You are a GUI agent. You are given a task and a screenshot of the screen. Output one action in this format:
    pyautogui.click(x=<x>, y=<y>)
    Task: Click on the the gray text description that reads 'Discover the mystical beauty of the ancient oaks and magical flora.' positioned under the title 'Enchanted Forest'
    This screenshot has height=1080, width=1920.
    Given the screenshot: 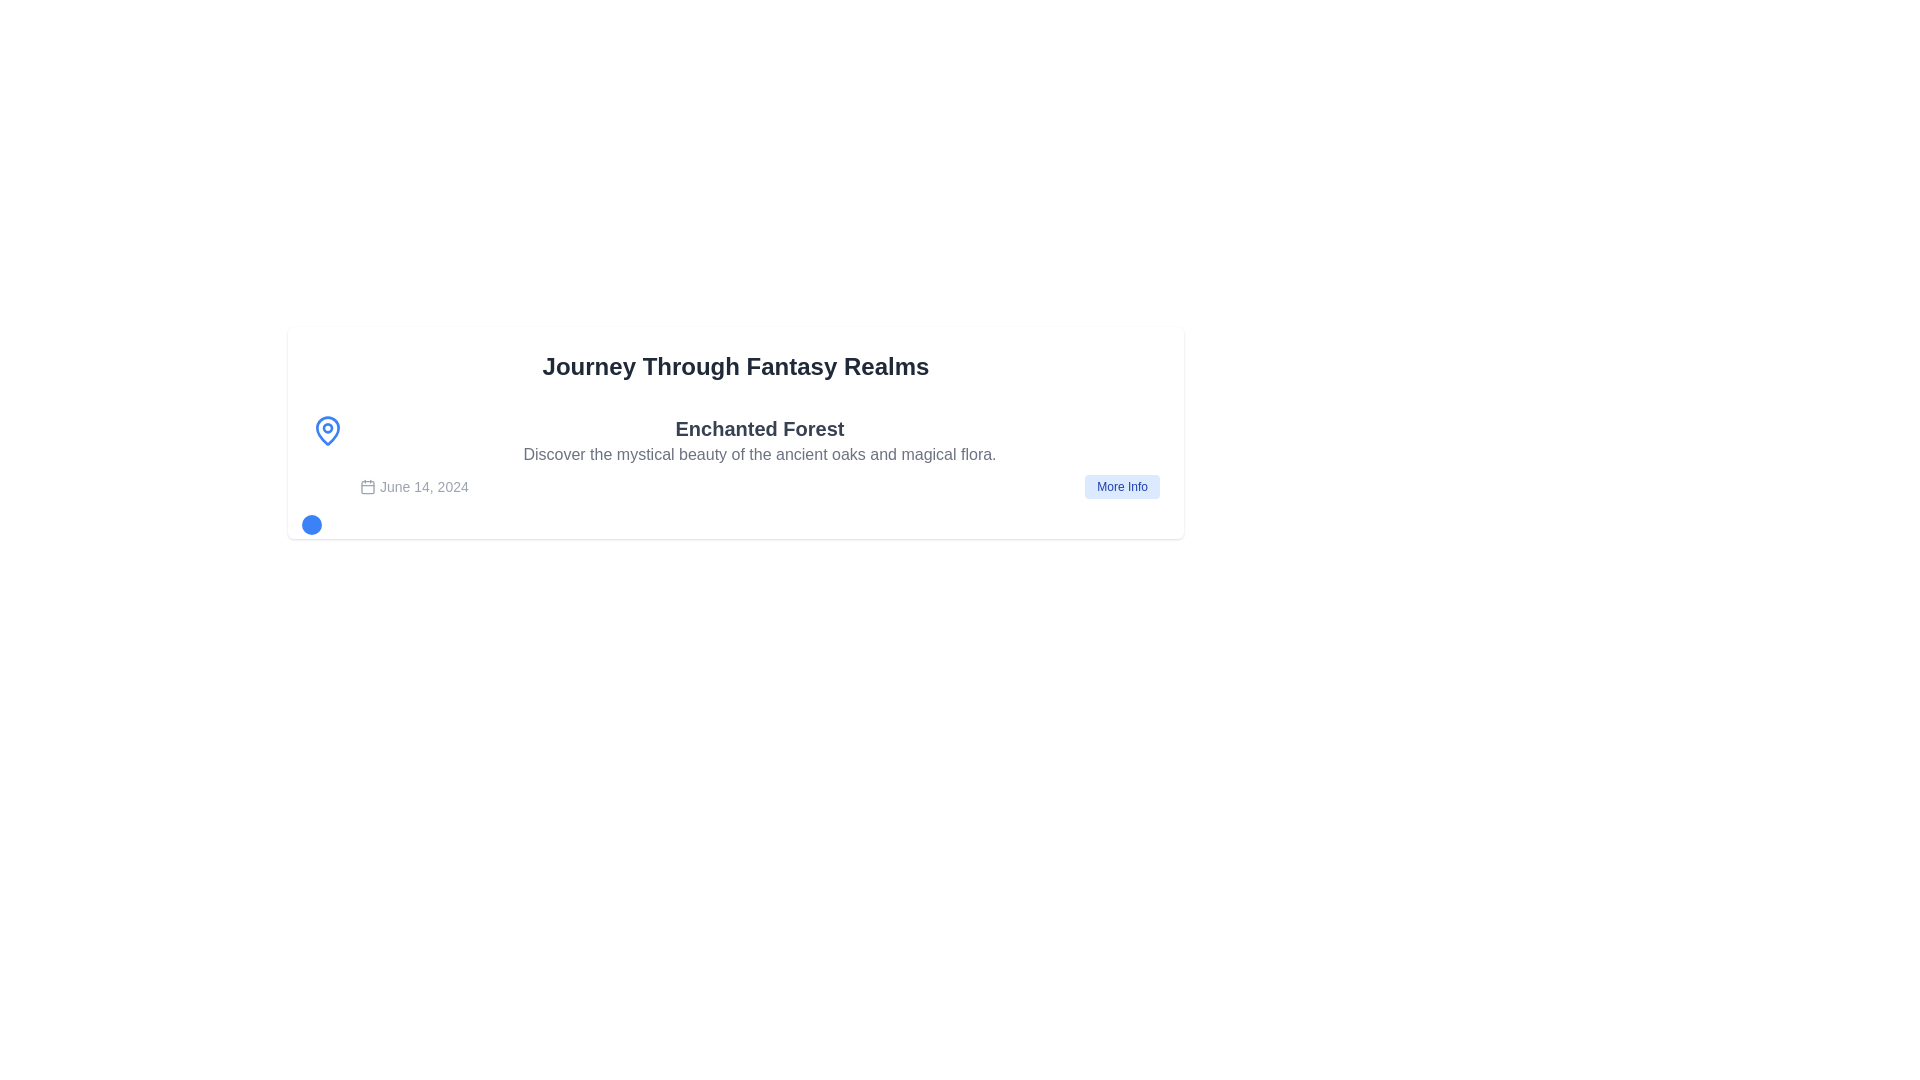 What is the action you would take?
    pyautogui.click(x=758, y=455)
    